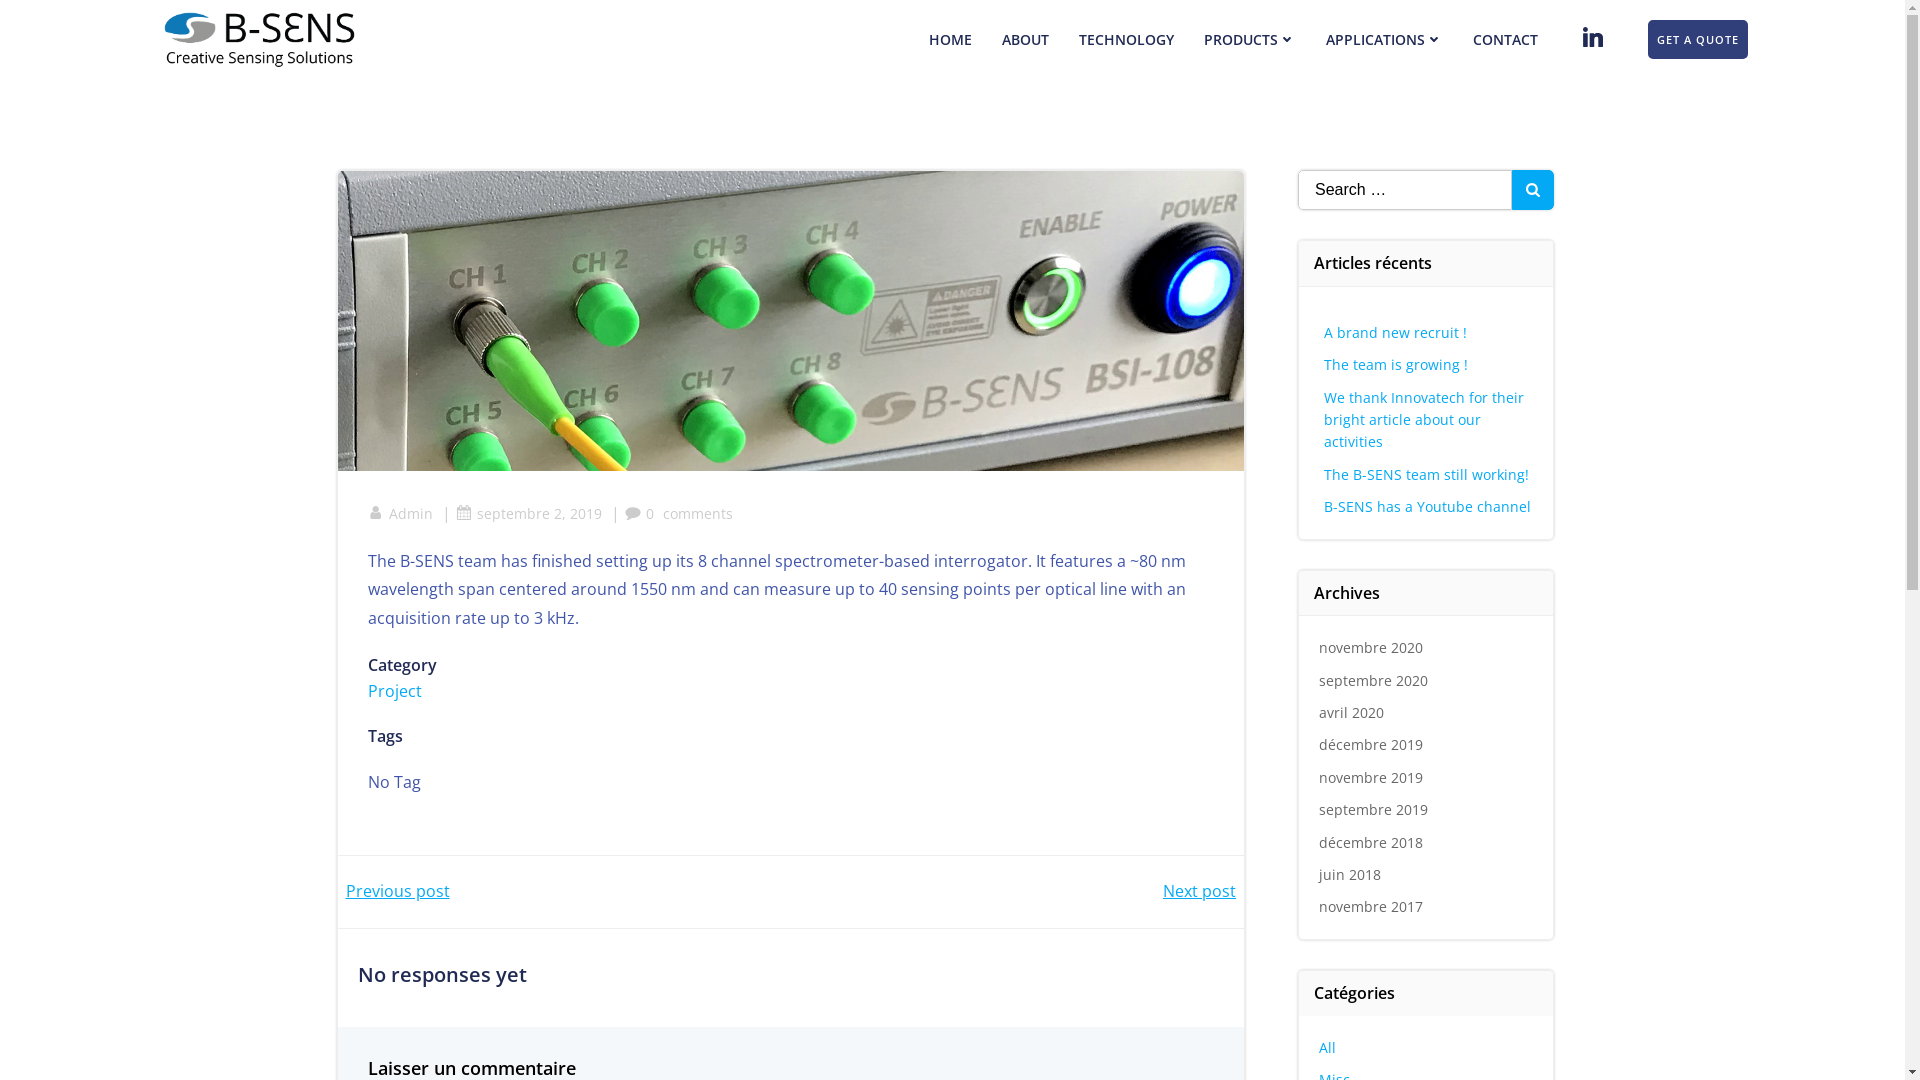 This screenshot has width=1920, height=1080. Describe the element at coordinates (1426, 505) in the screenshot. I see `'B-SENS has a Youtube channel'` at that location.